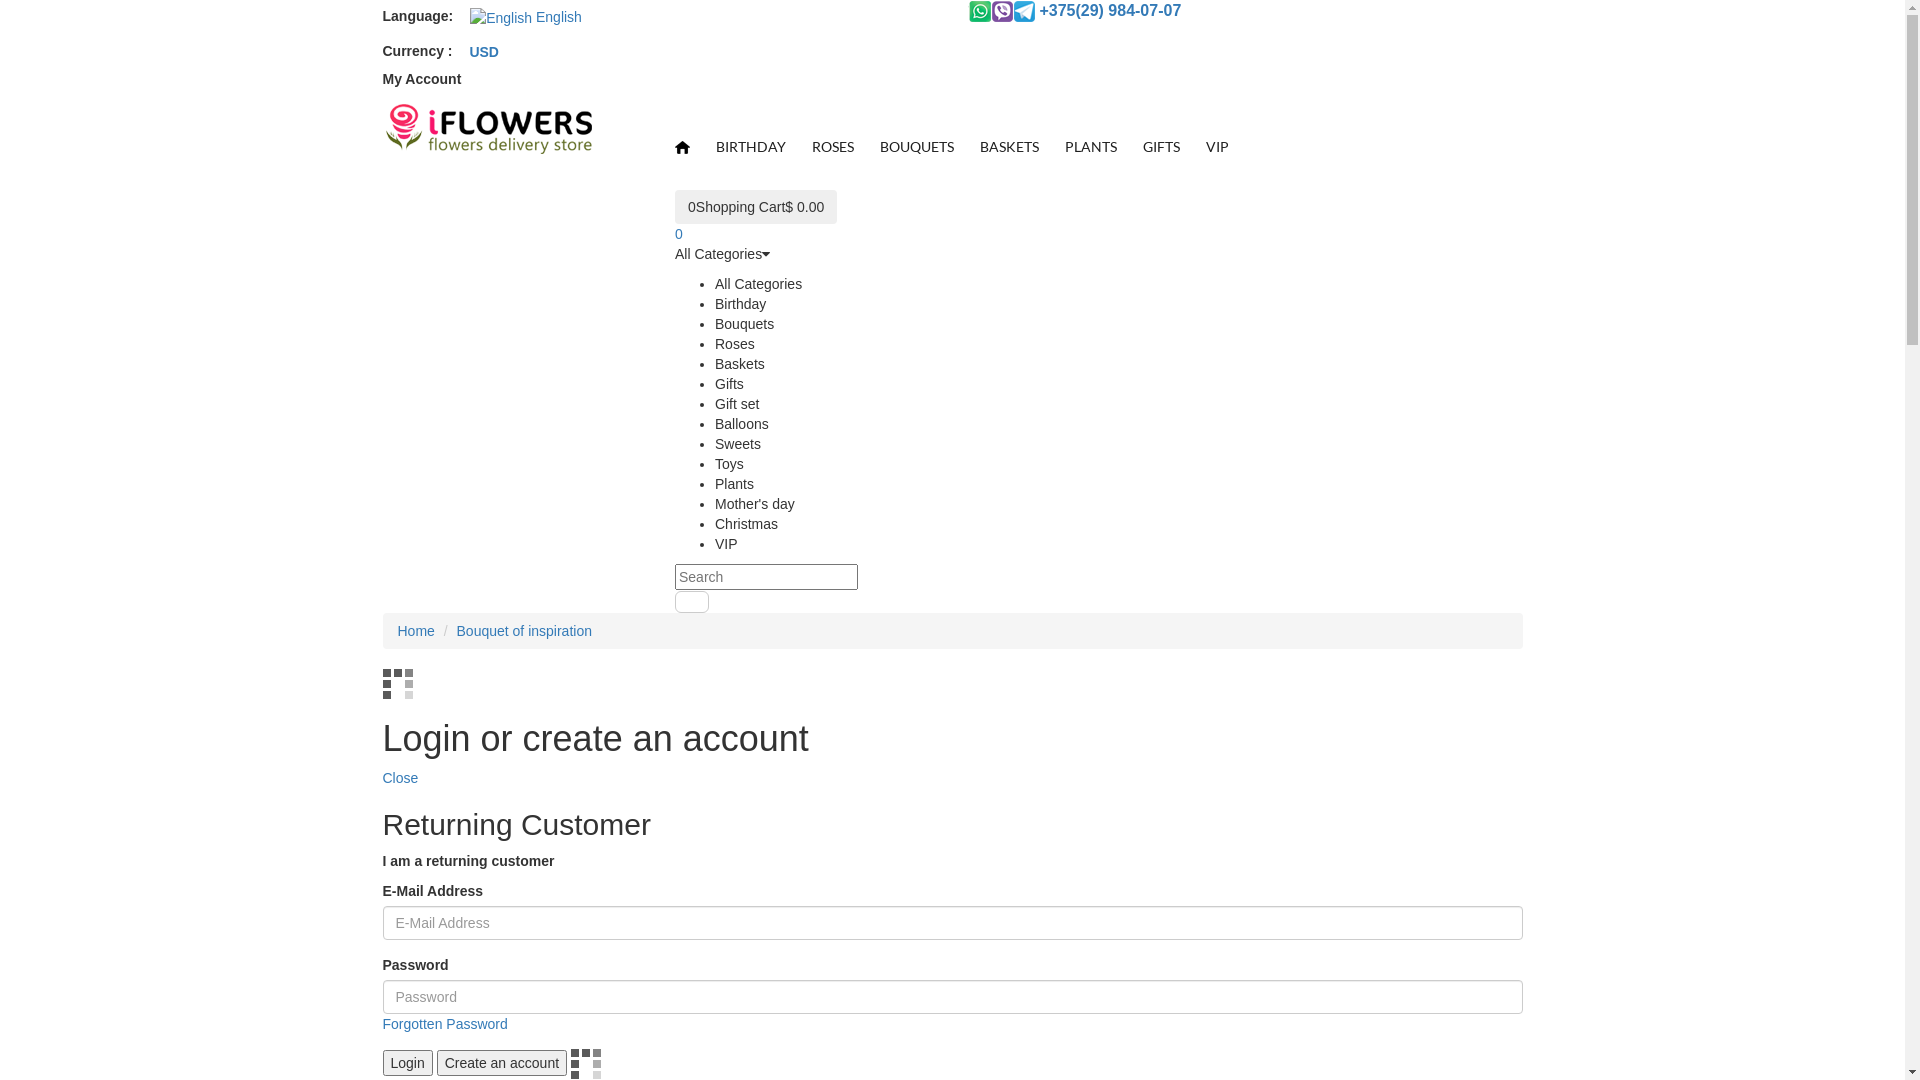 This screenshot has height=1080, width=1920. I want to click on 'GIFTS', so click(1161, 145).